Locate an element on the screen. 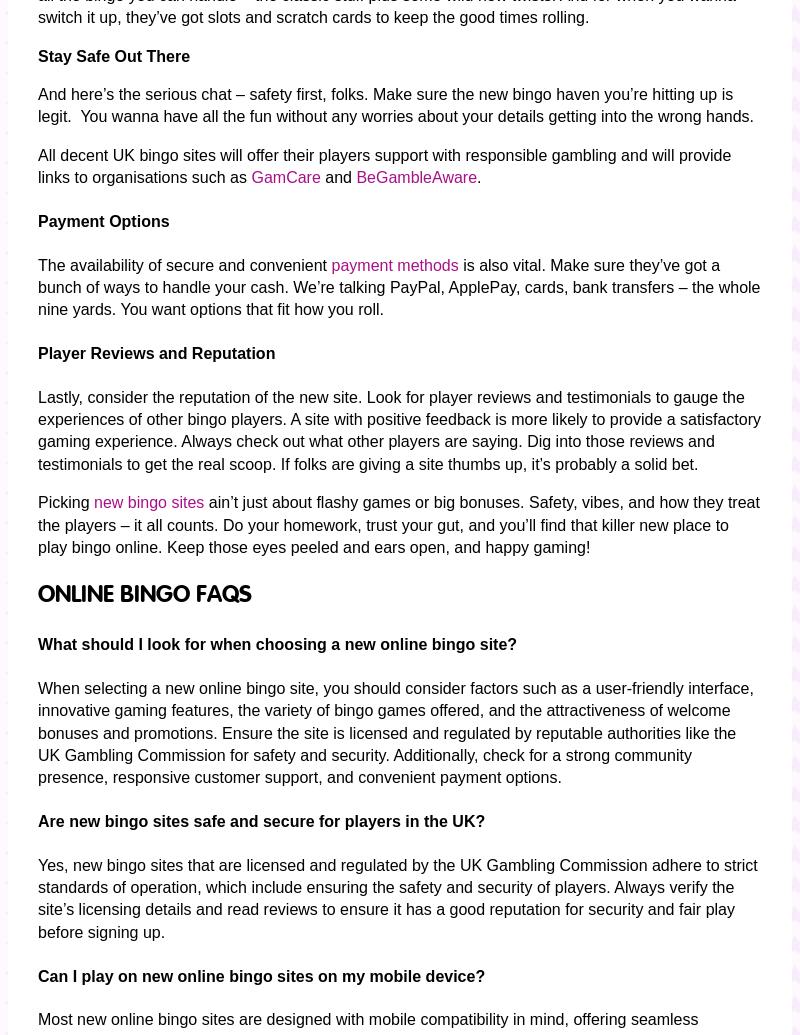 Image resolution: width=800 pixels, height=1035 pixels. 'new bingo sites' is located at coordinates (148, 502).